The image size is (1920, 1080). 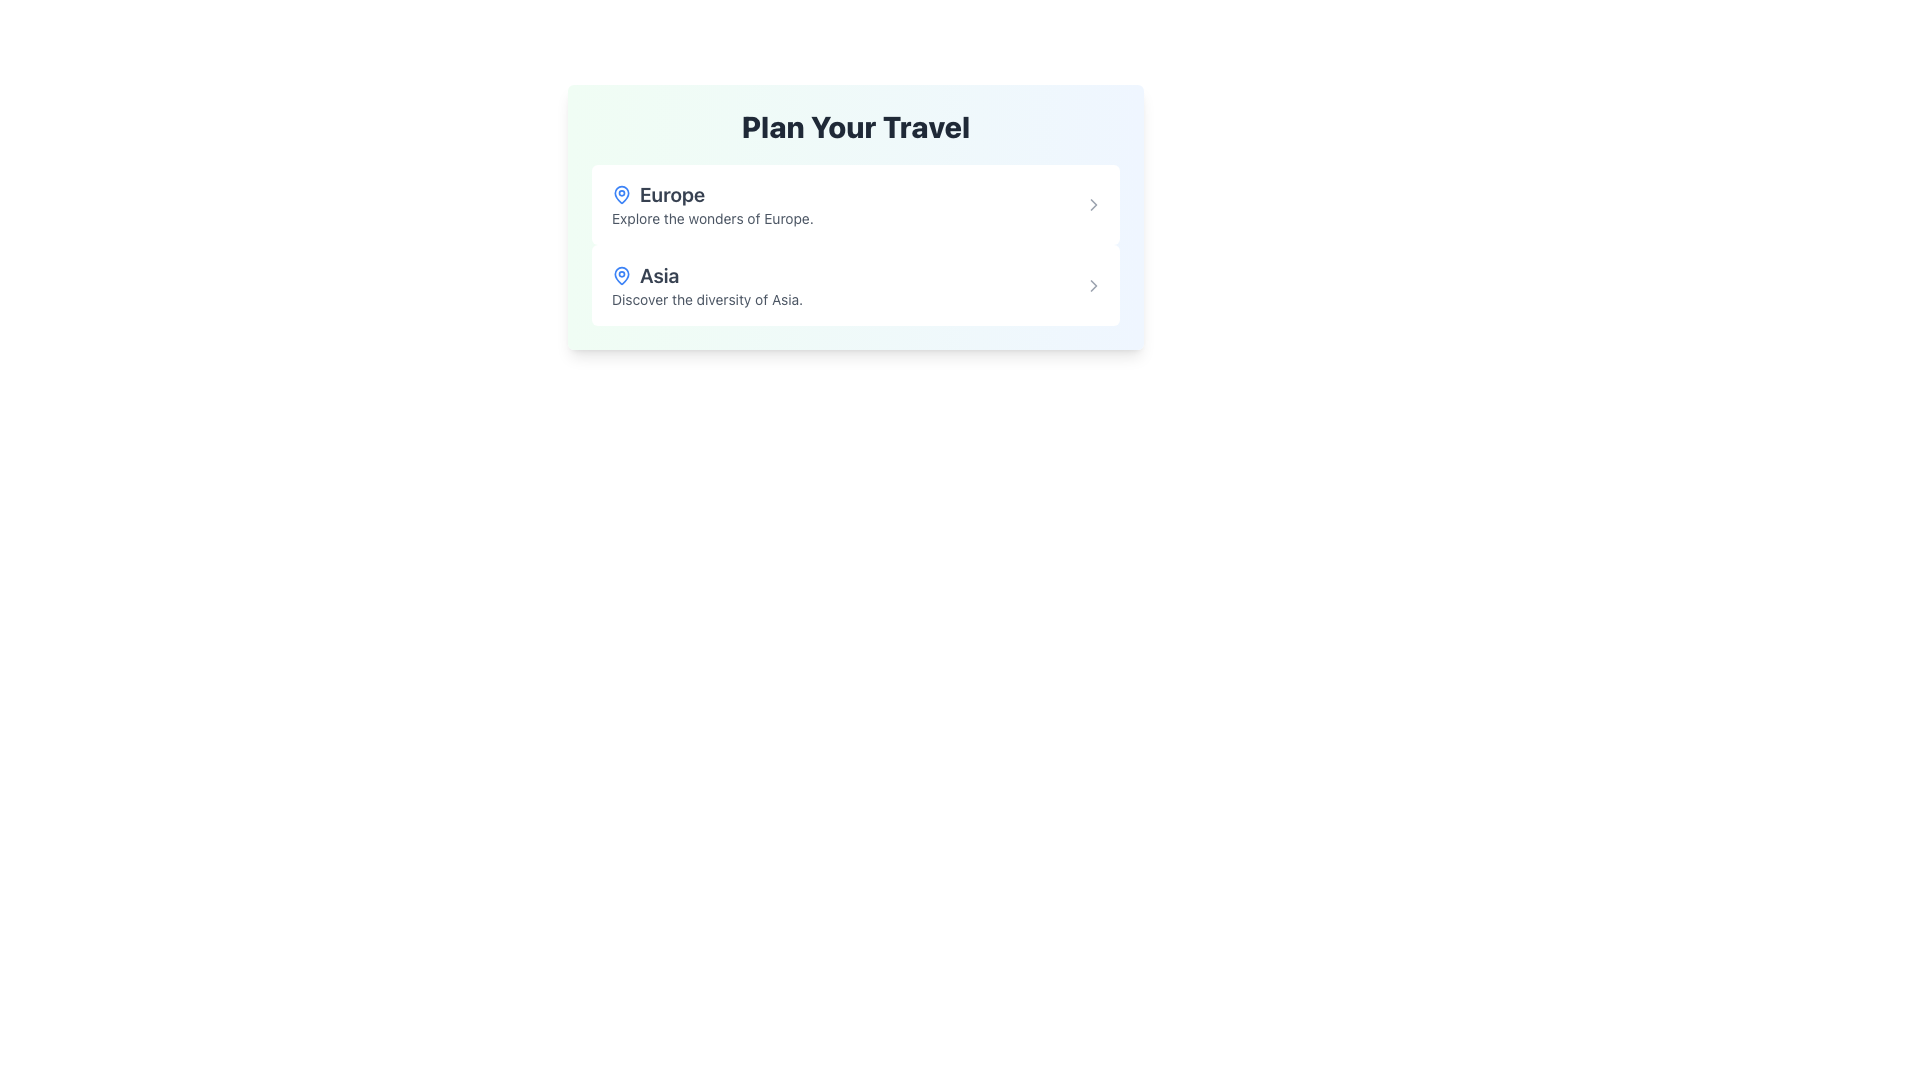 What do you see at coordinates (712, 204) in the screenshot?
I see `the first button-like list item under the 'Plan Your Travel' header` at bounding box center [712, 204].